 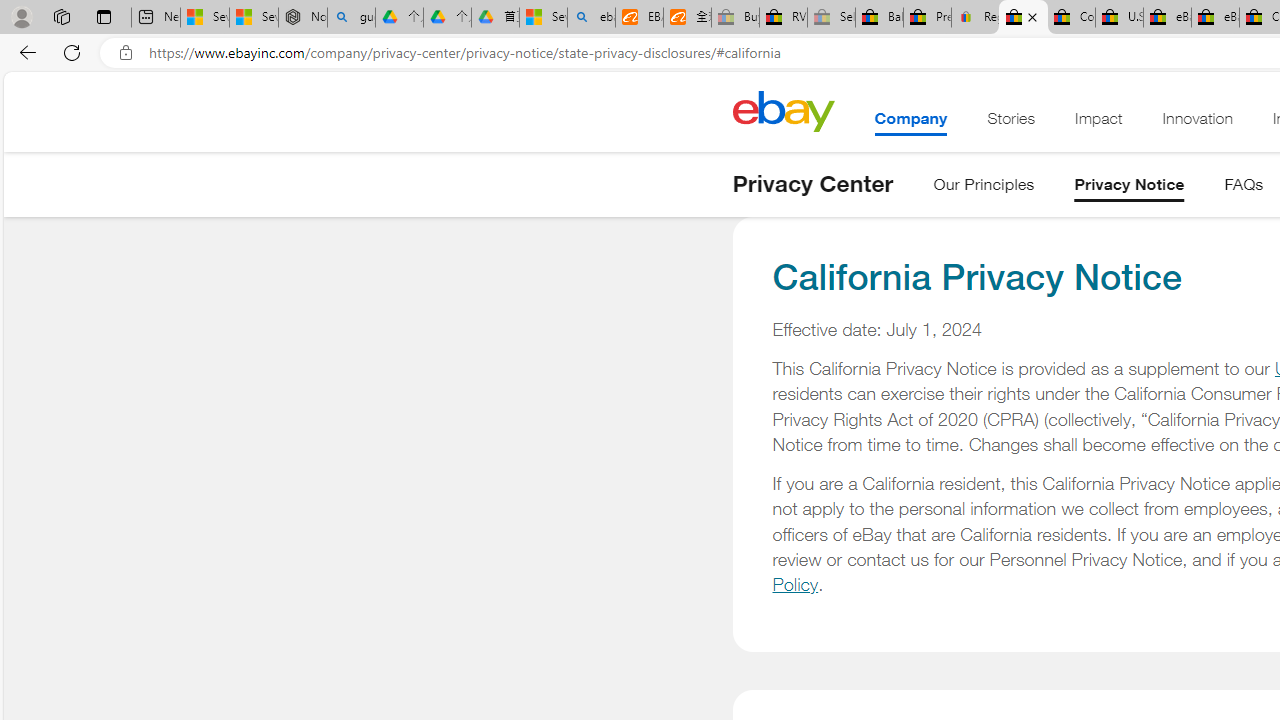 I want to click on 'Our Principles', so click(x=984, y=188).